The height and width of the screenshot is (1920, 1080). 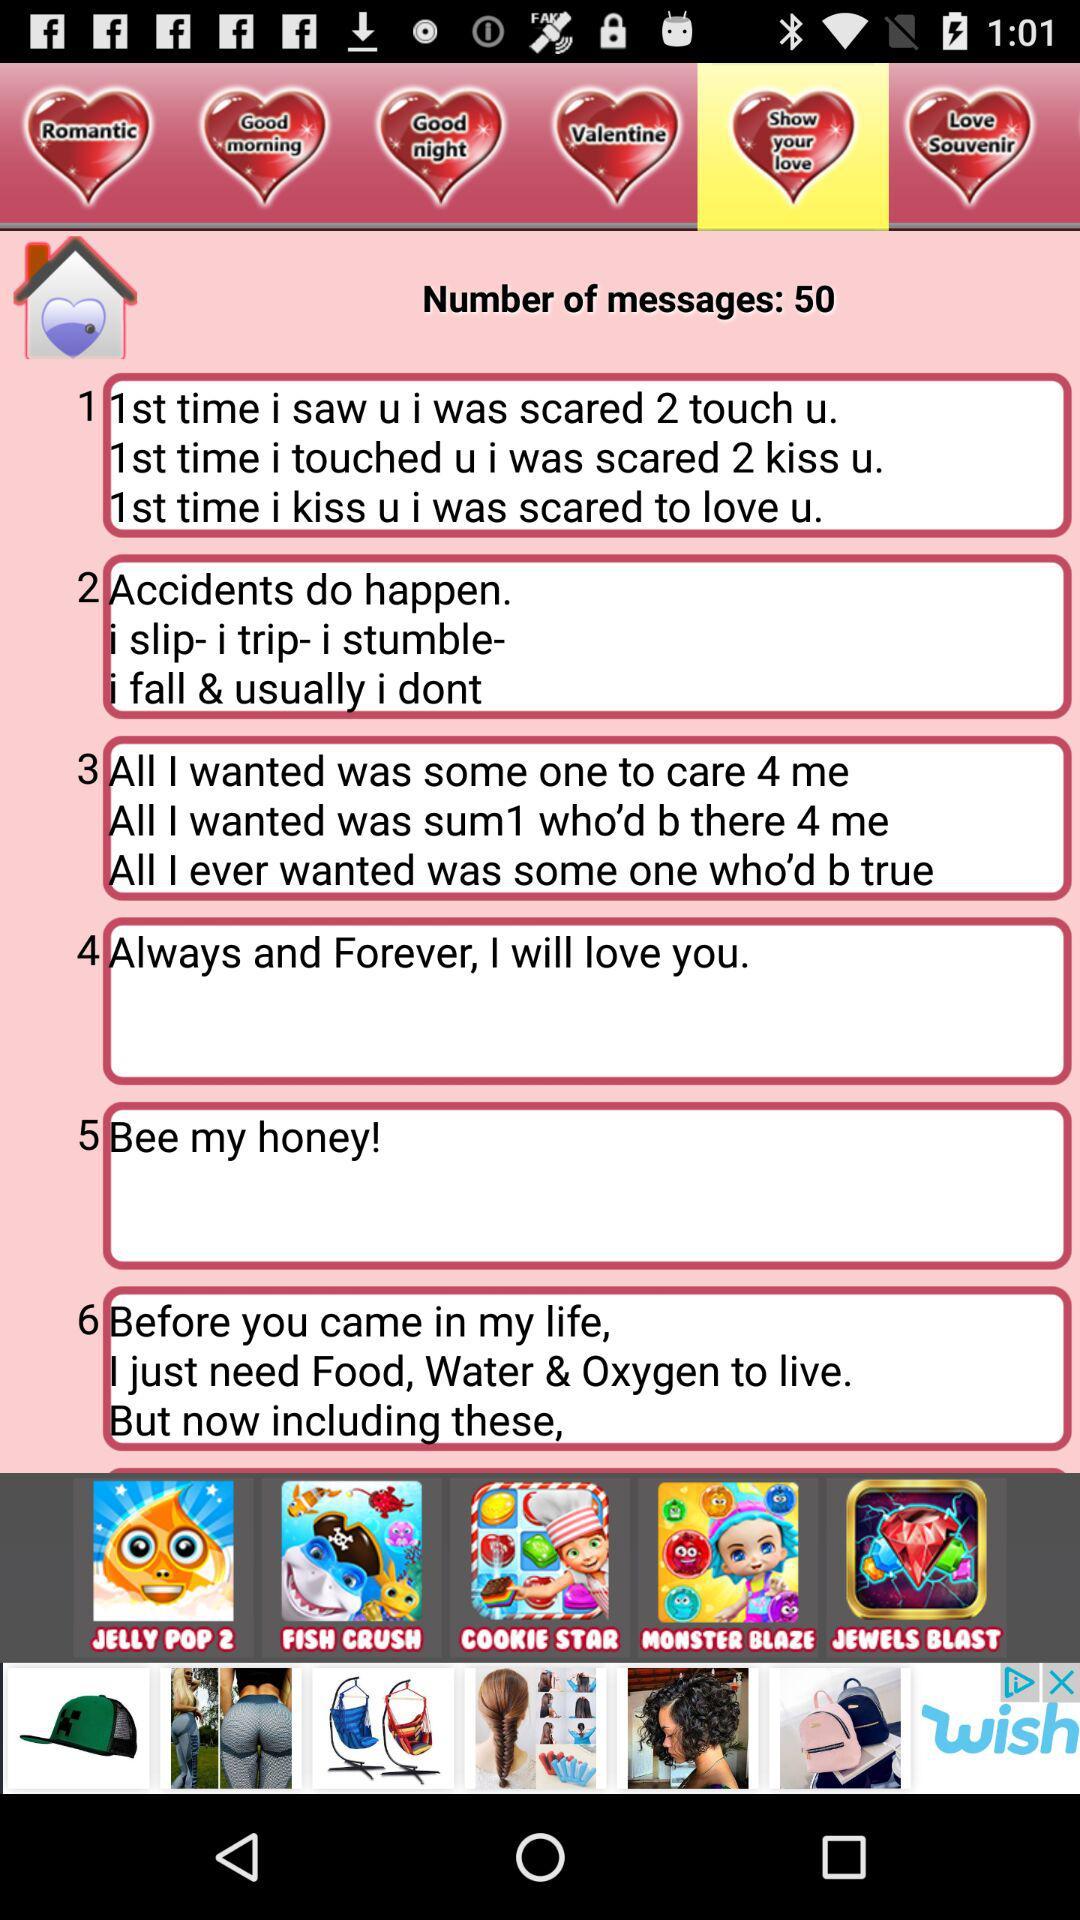 I want to click on jewels blast, so click(x=916, y=1566).